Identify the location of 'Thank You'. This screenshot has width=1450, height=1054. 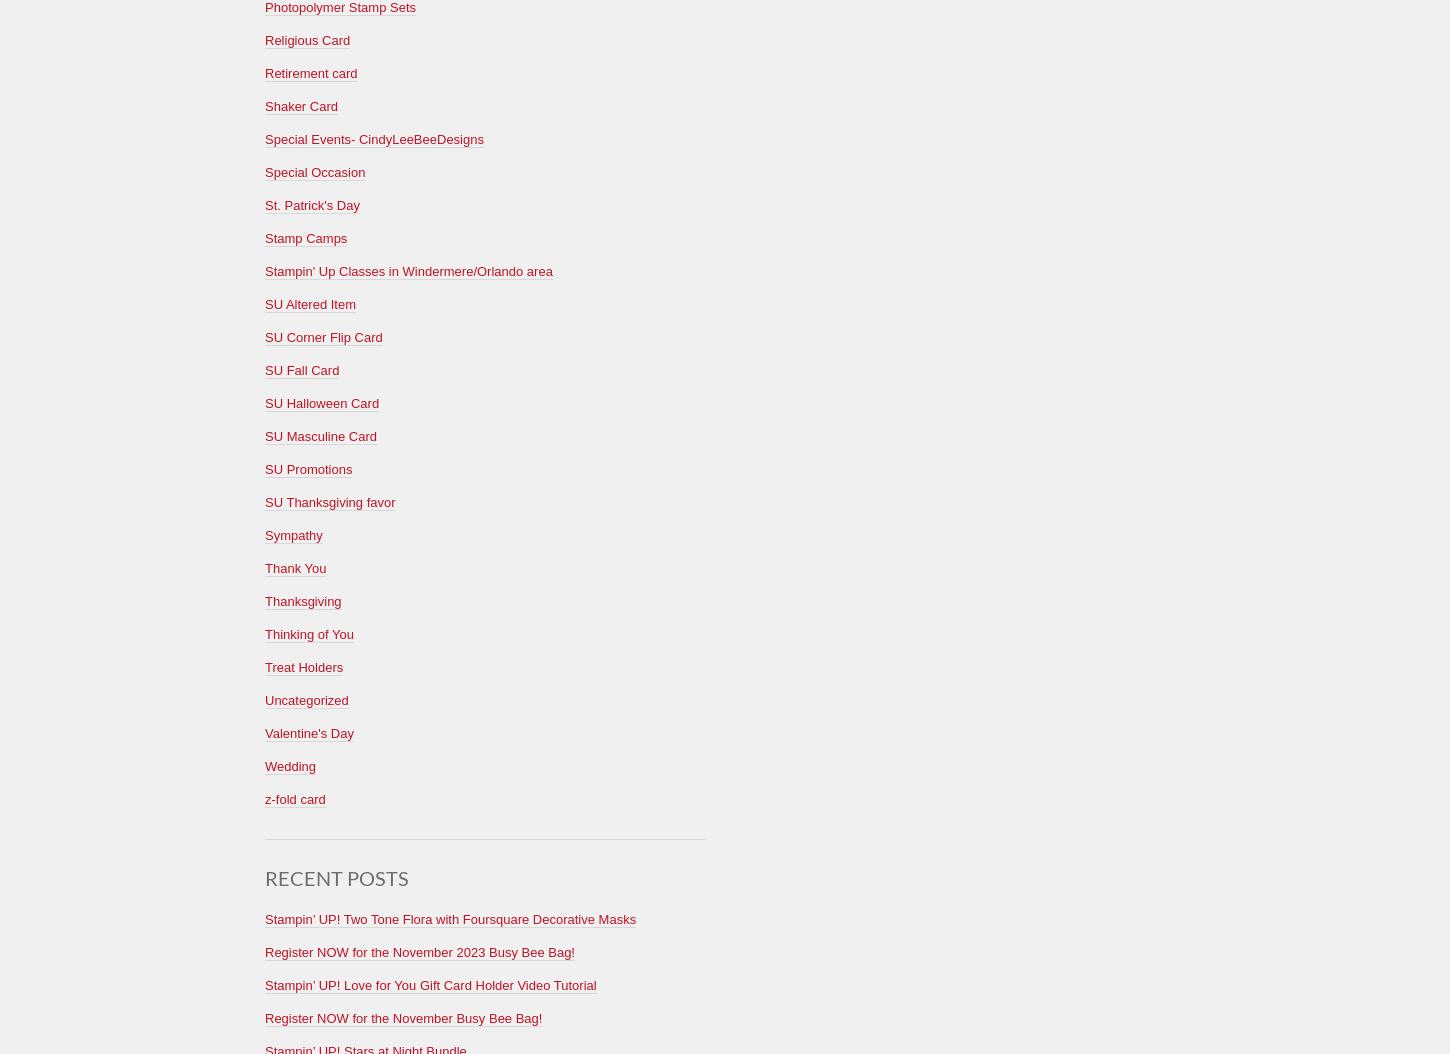
(295, 567).